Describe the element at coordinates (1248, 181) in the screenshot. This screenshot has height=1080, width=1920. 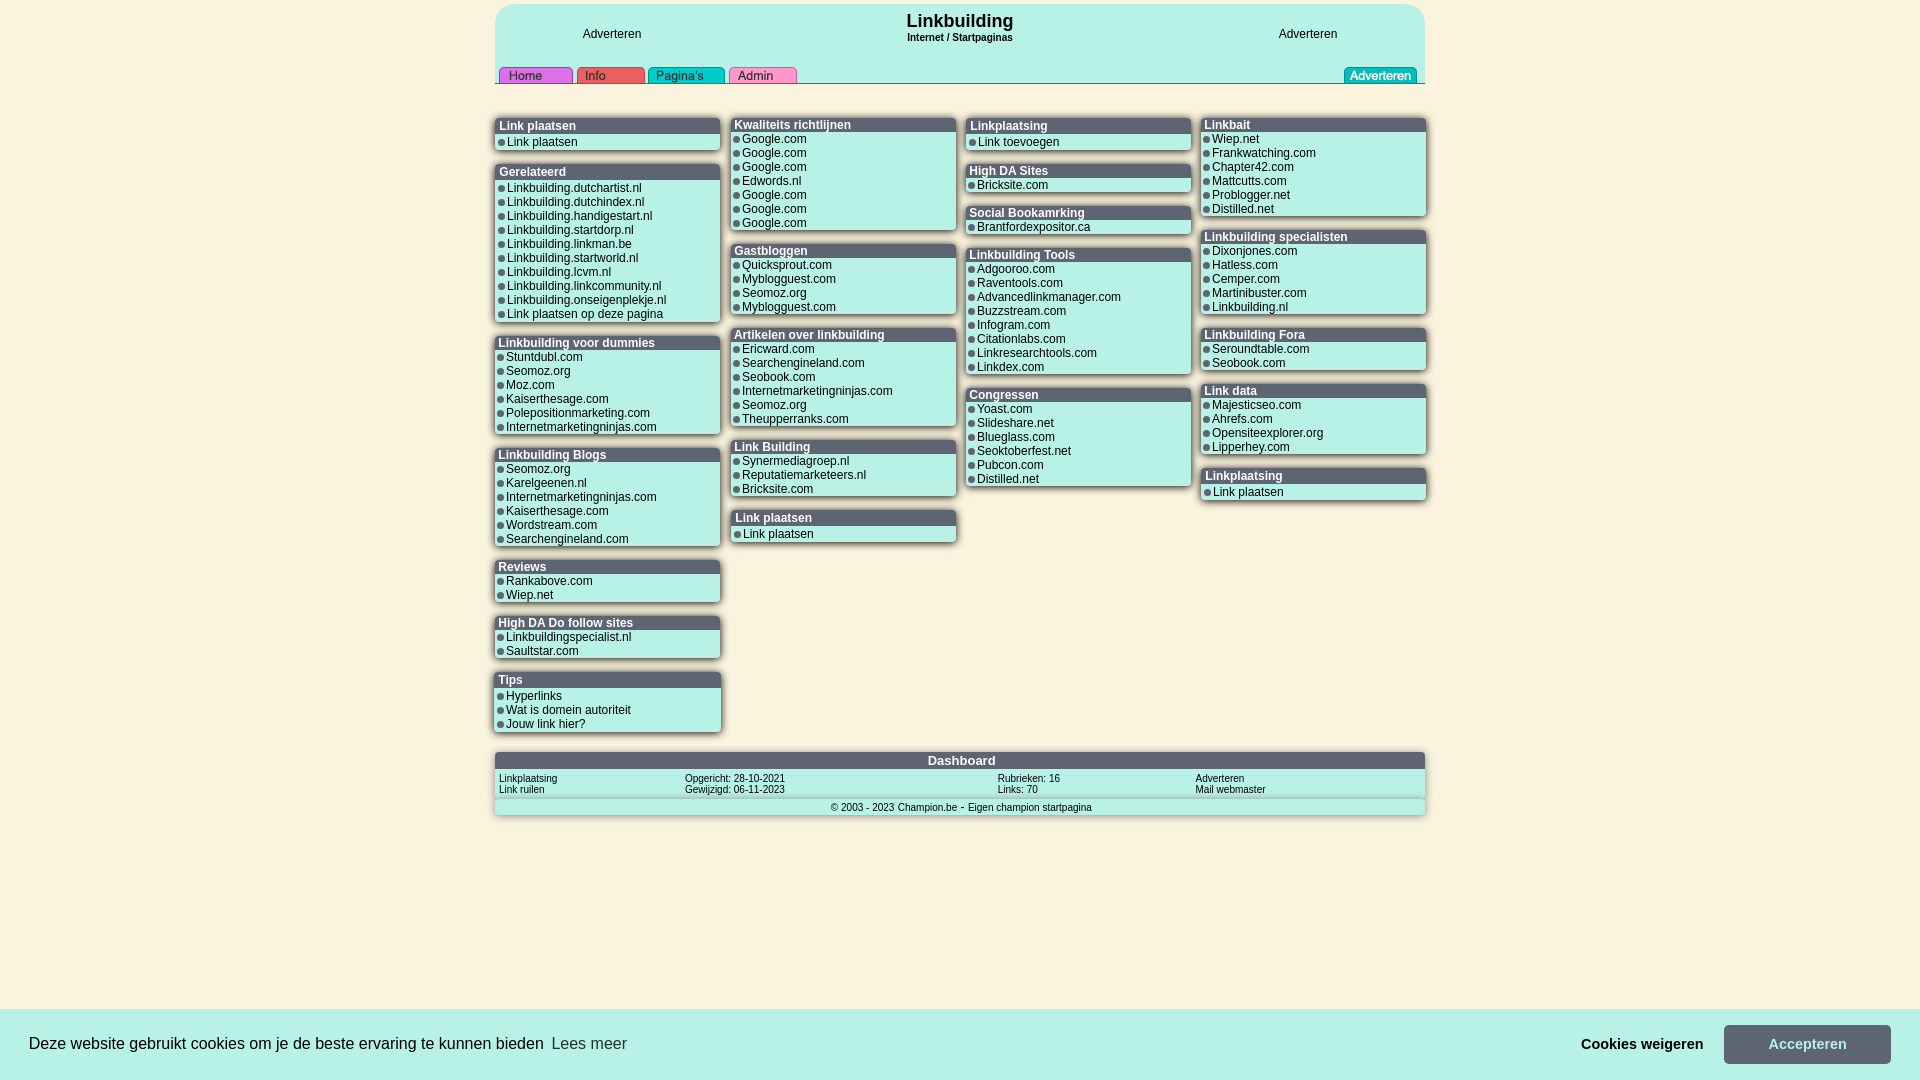
I see `'Mattcutts.com'` at that location.